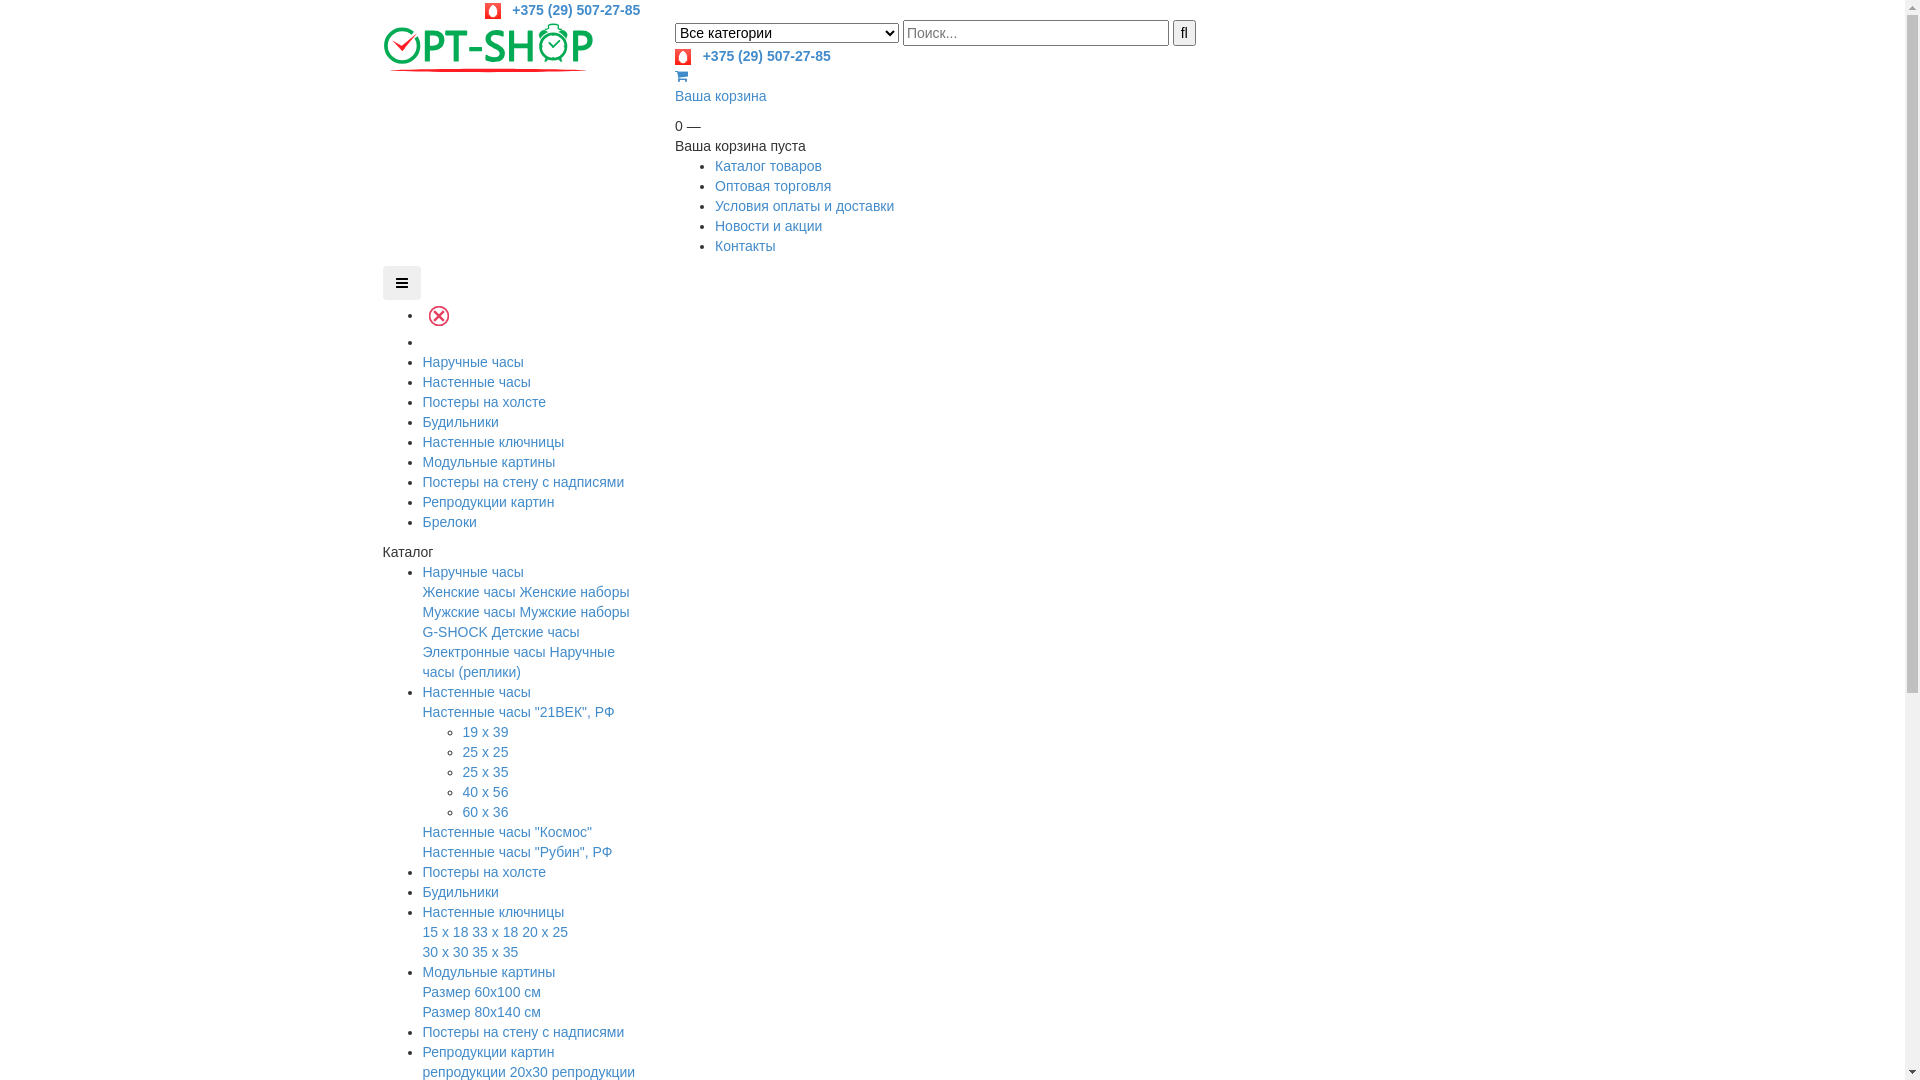 Image resolution: width=1920 pixels, height=1080 pixels. Describe the element at coordinates (484, 770) in the screenshot. I see `'25 x 35'` at that location.